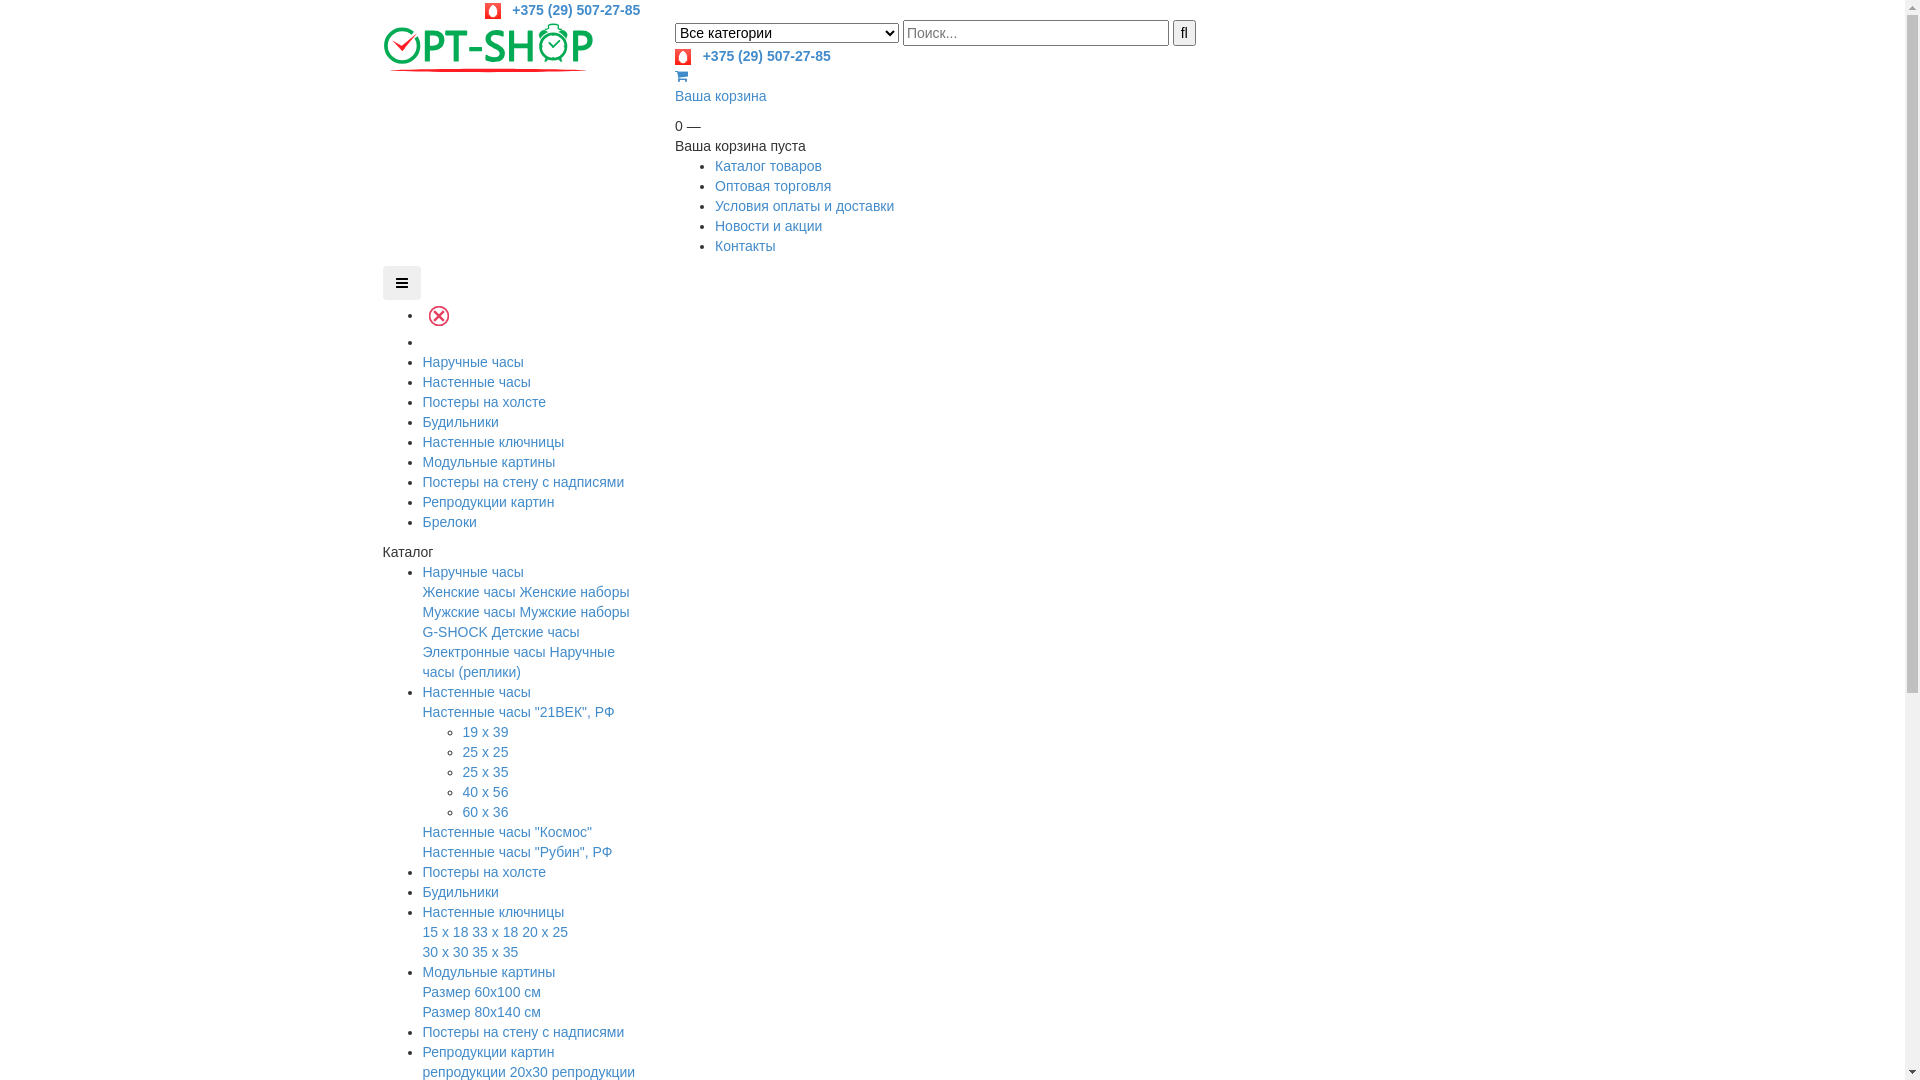 Image resolution: width=1920 pixels, height=1080 pixels. Describe the element at coordinates (484, 770) in the screenshot. I see `'25 x 35'` at that location.